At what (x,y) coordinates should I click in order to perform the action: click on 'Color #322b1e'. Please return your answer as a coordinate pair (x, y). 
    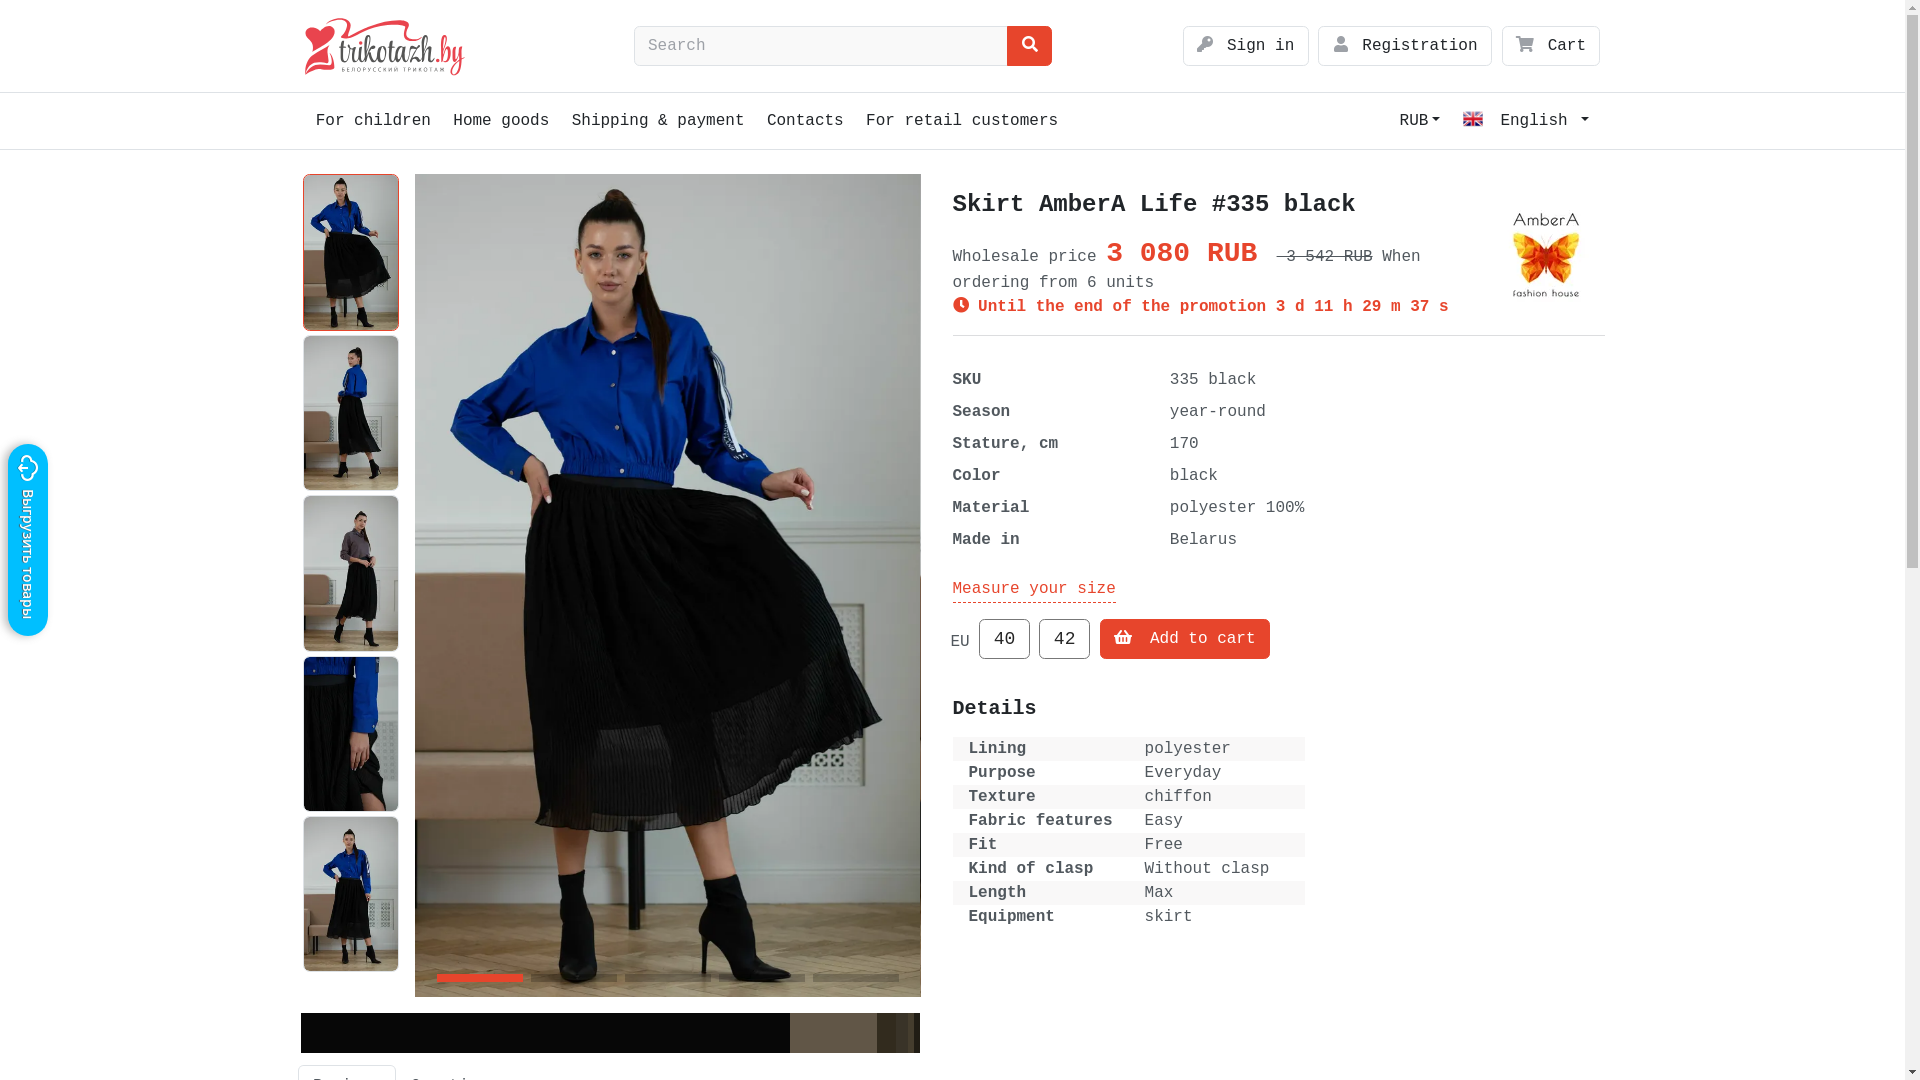
    Looking at the image, I should click on (885, 1033).